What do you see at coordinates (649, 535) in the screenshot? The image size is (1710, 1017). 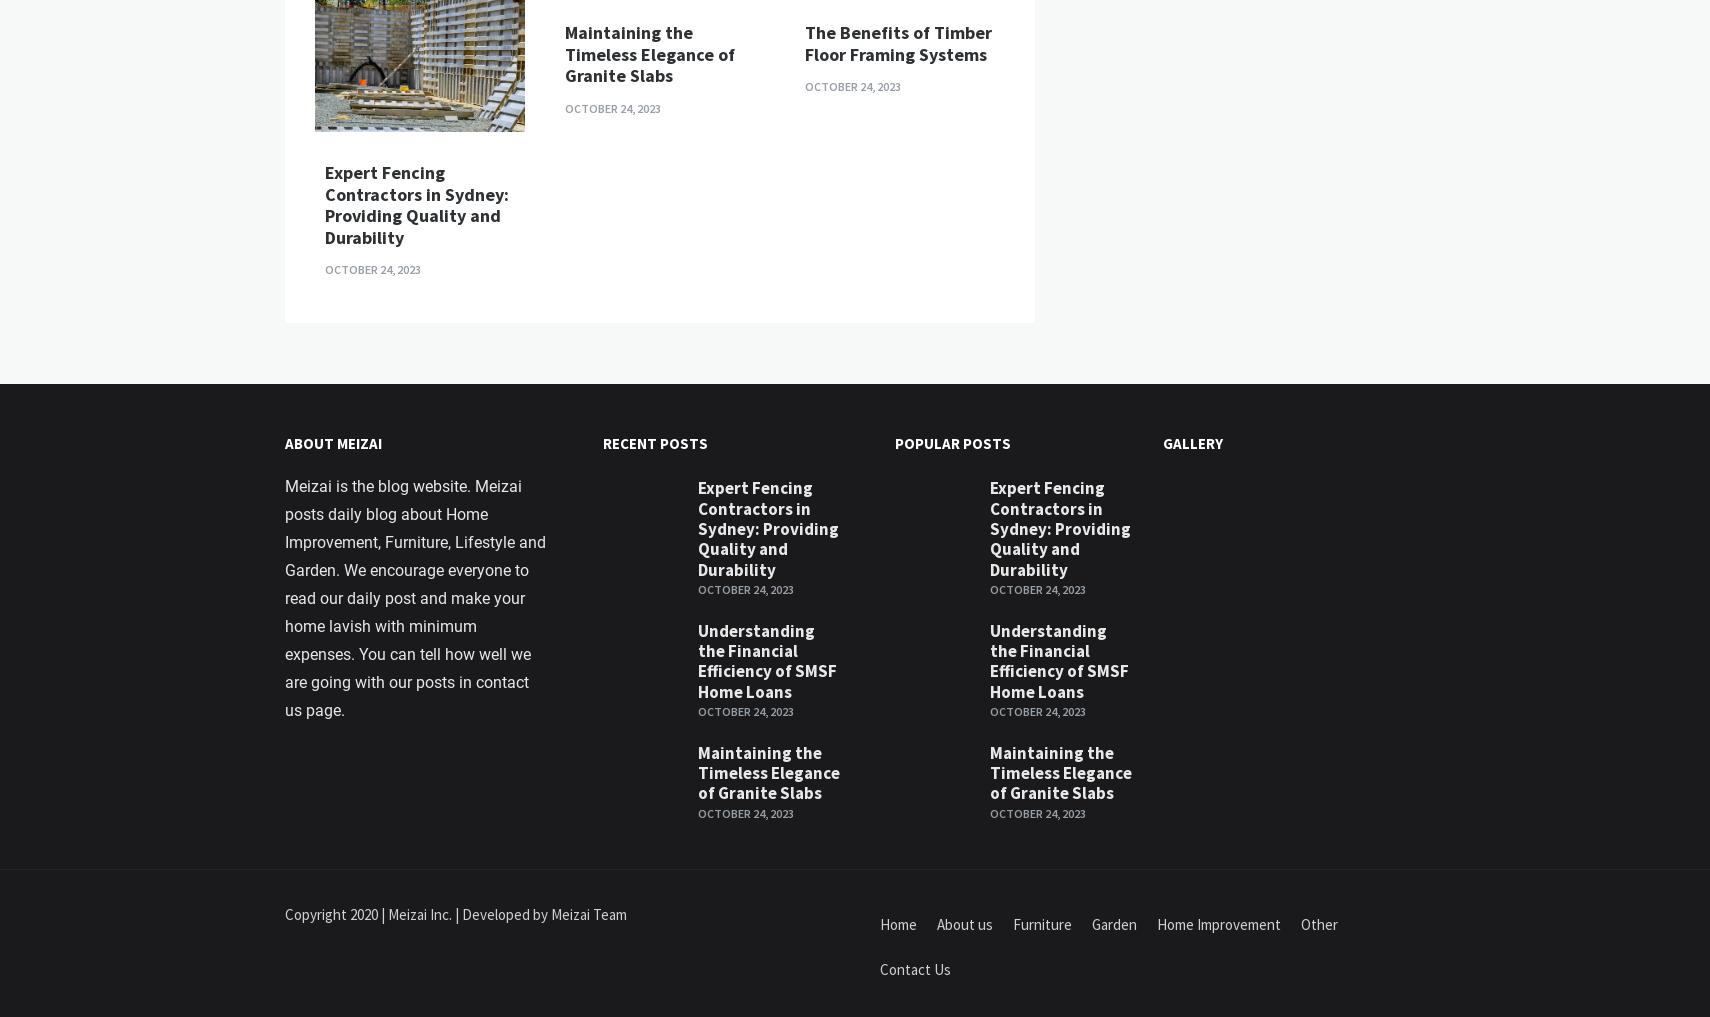 I see `'Maintaining the Timeless Elegance of Granite Slabs'` at bounding box center [649, 535].